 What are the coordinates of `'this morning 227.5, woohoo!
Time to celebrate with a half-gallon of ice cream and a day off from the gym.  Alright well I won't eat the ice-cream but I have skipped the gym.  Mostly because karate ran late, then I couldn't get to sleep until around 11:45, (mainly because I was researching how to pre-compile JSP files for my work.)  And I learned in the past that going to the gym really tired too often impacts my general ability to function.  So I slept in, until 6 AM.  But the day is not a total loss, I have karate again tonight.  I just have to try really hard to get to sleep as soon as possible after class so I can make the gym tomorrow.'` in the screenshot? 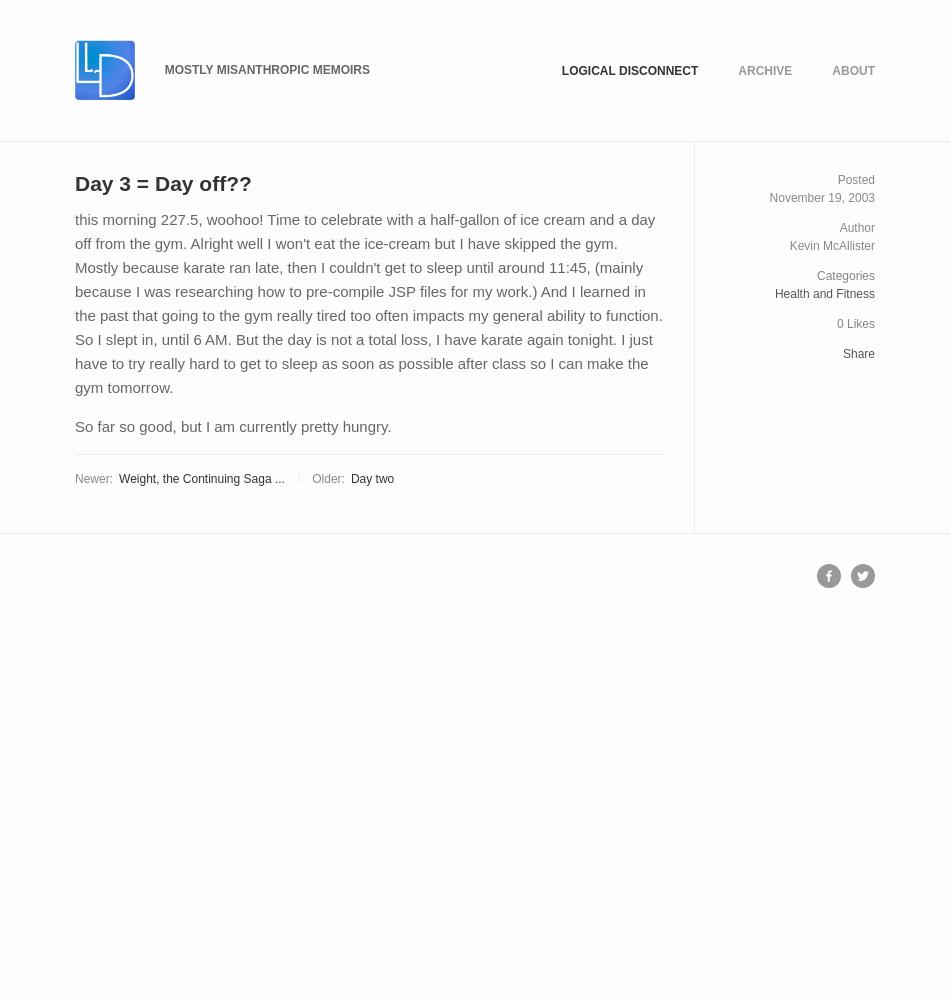 It's located at (74, 302).